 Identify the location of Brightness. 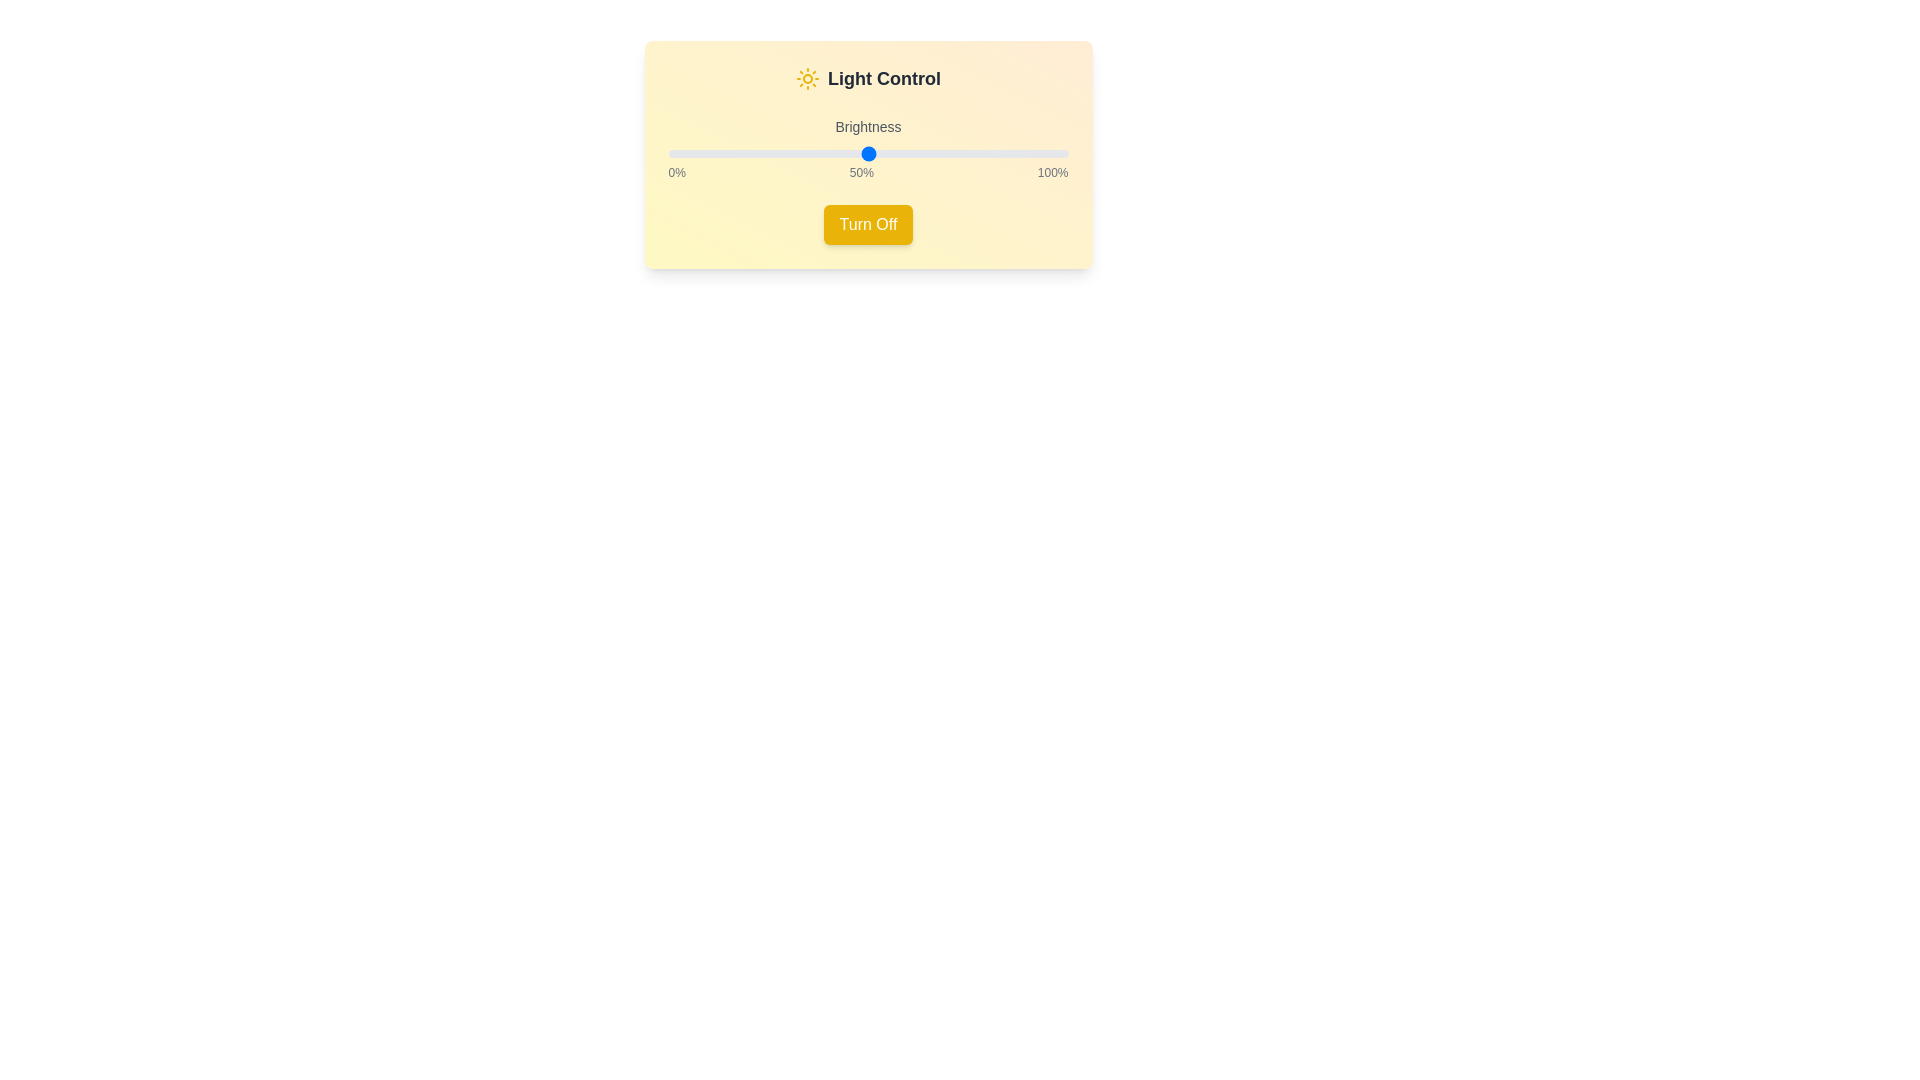
(1016, 153).